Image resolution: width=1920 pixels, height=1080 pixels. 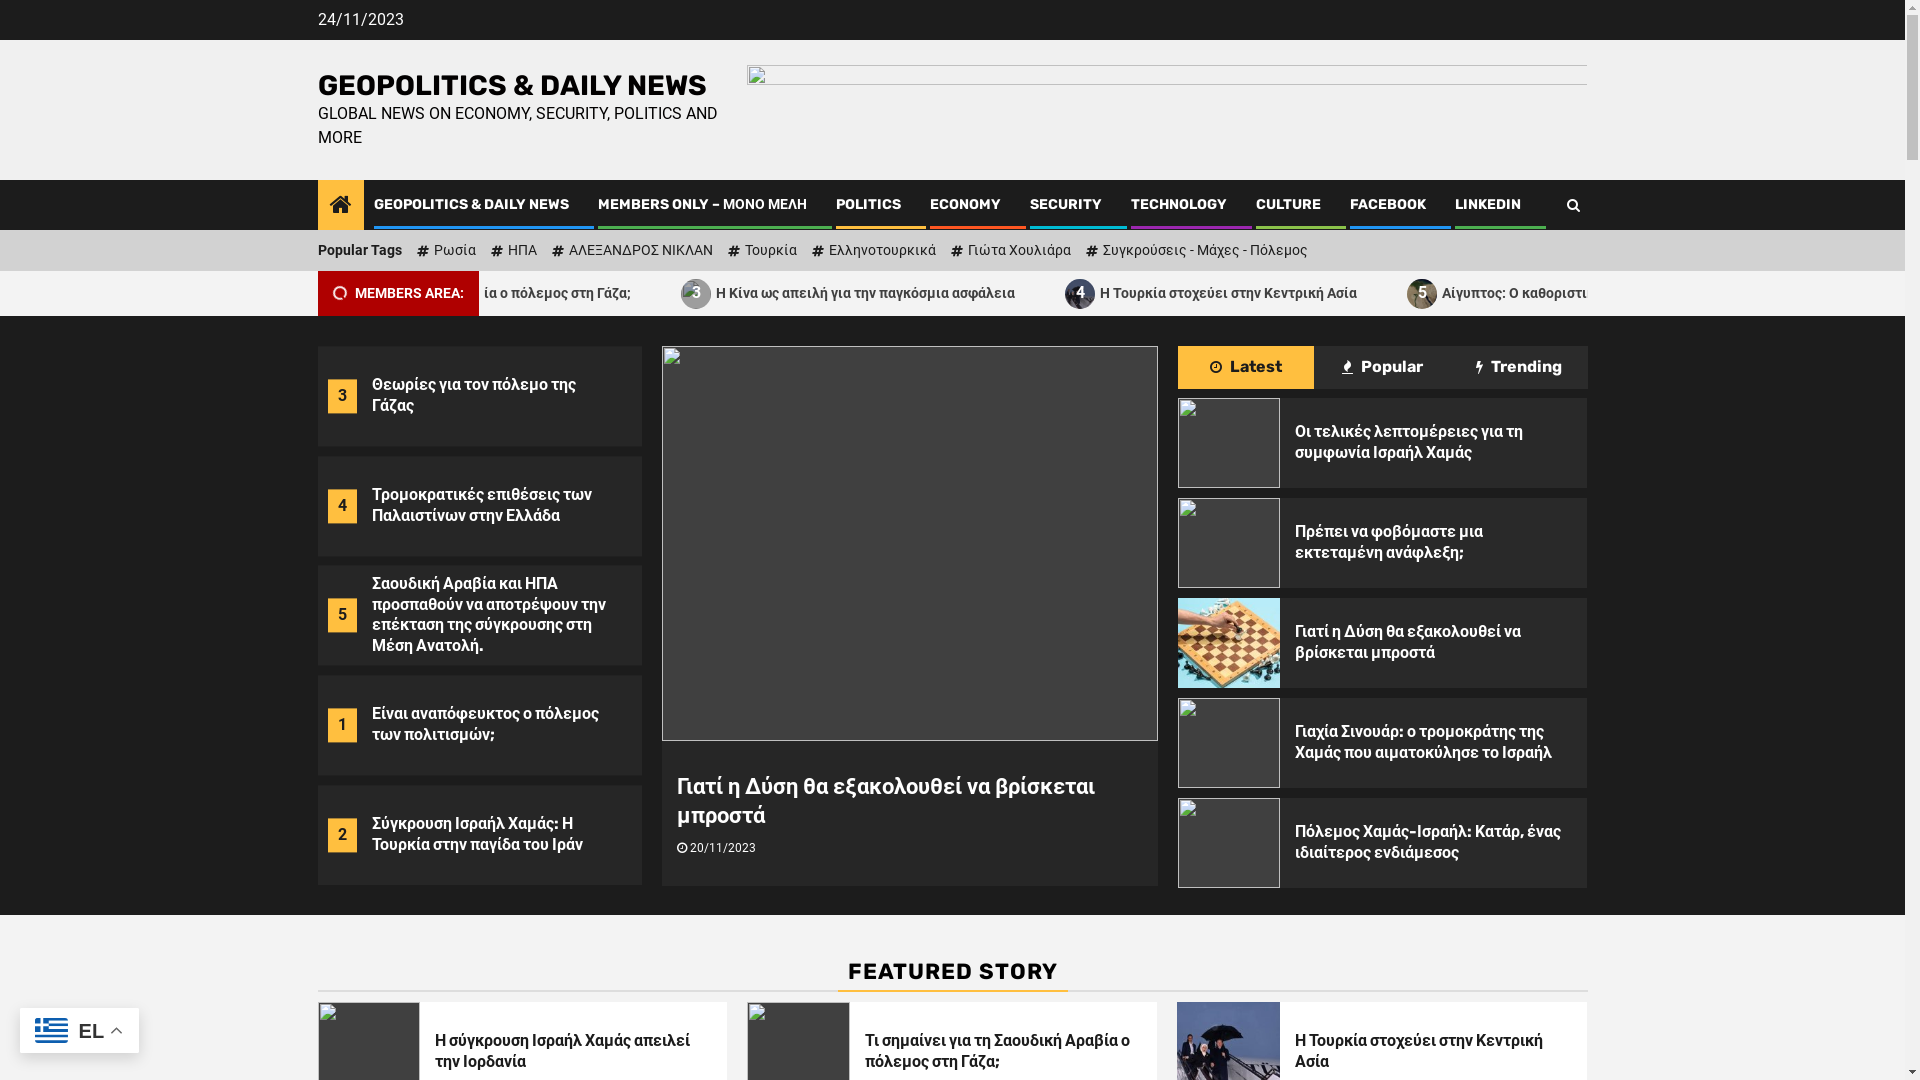 What do you see at coordinates (868, 204) in the screenshot?
I see `'POLITICS'` at bounding box center [868, 204].